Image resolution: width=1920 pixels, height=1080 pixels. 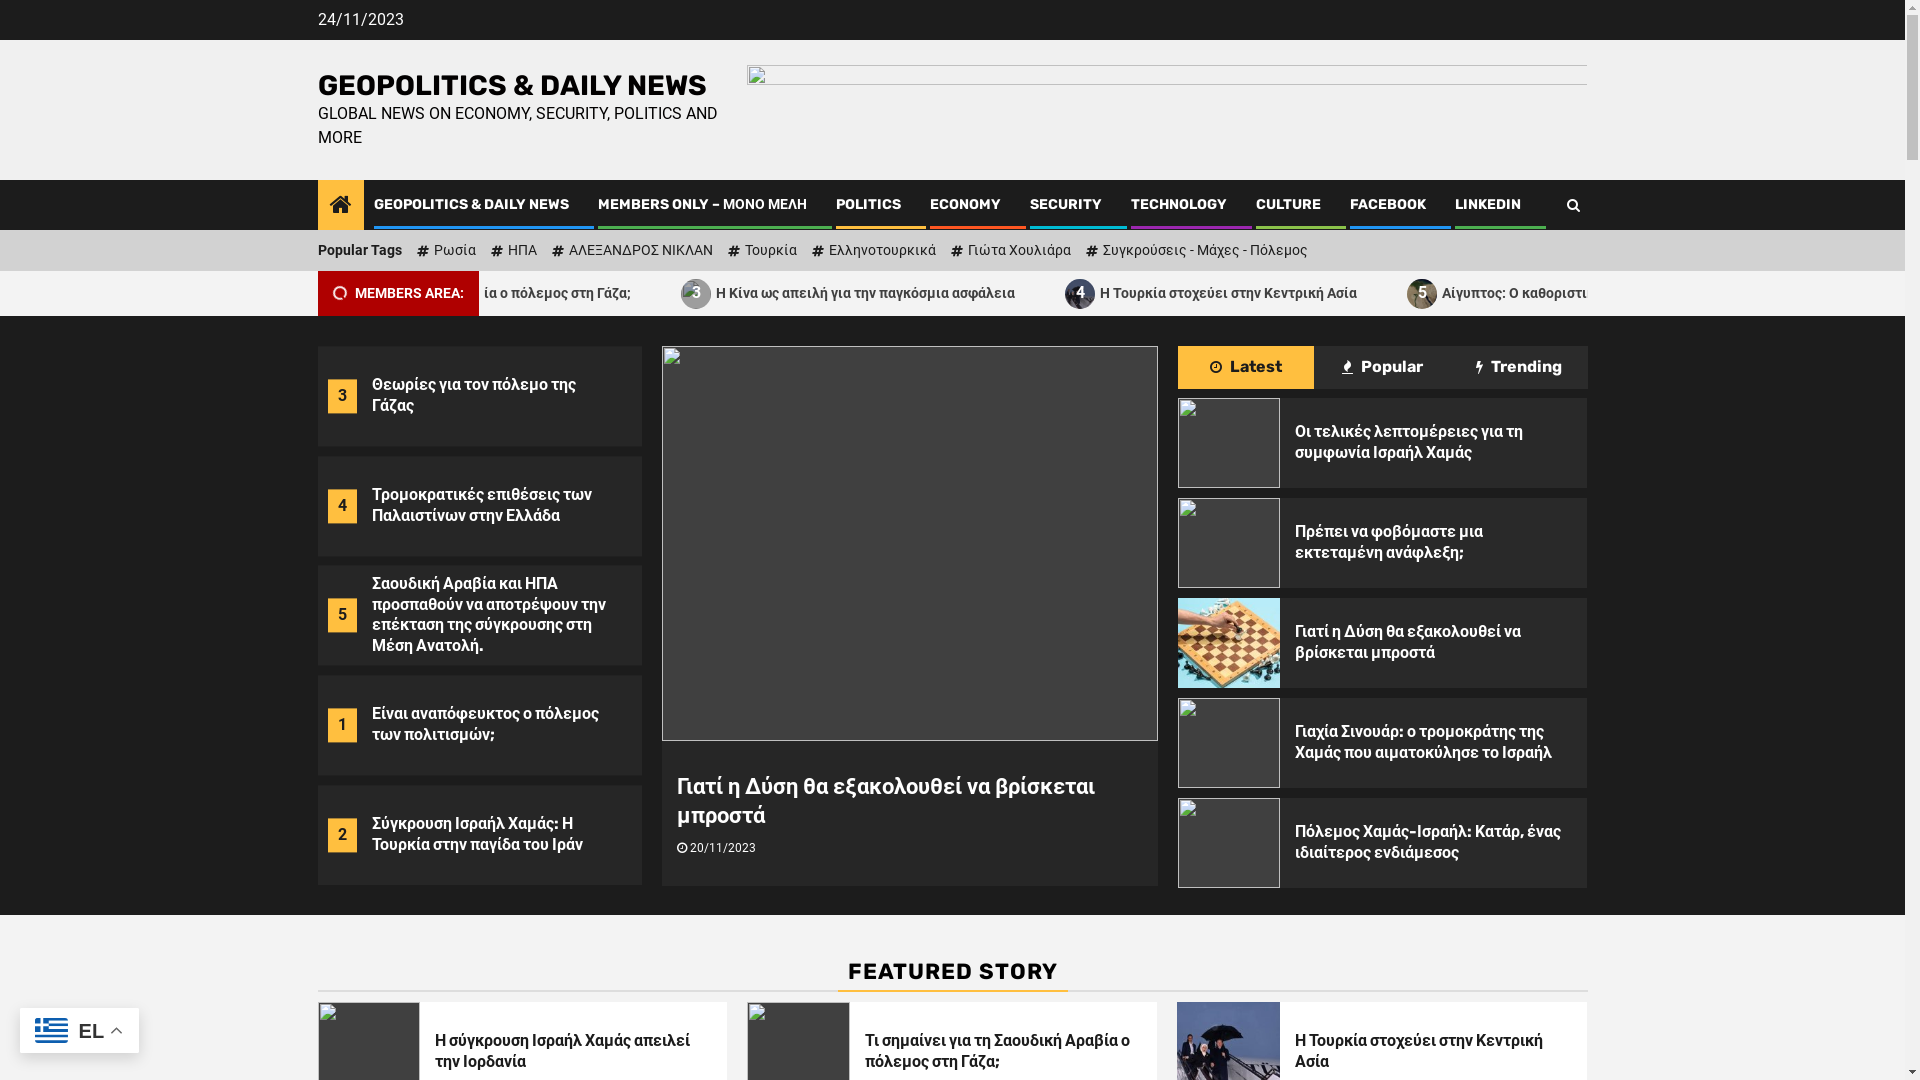 What do you see at coordinates (868, 204) in the screenshot?
I see `'POLITICS'` at bounding box center [868, 204].